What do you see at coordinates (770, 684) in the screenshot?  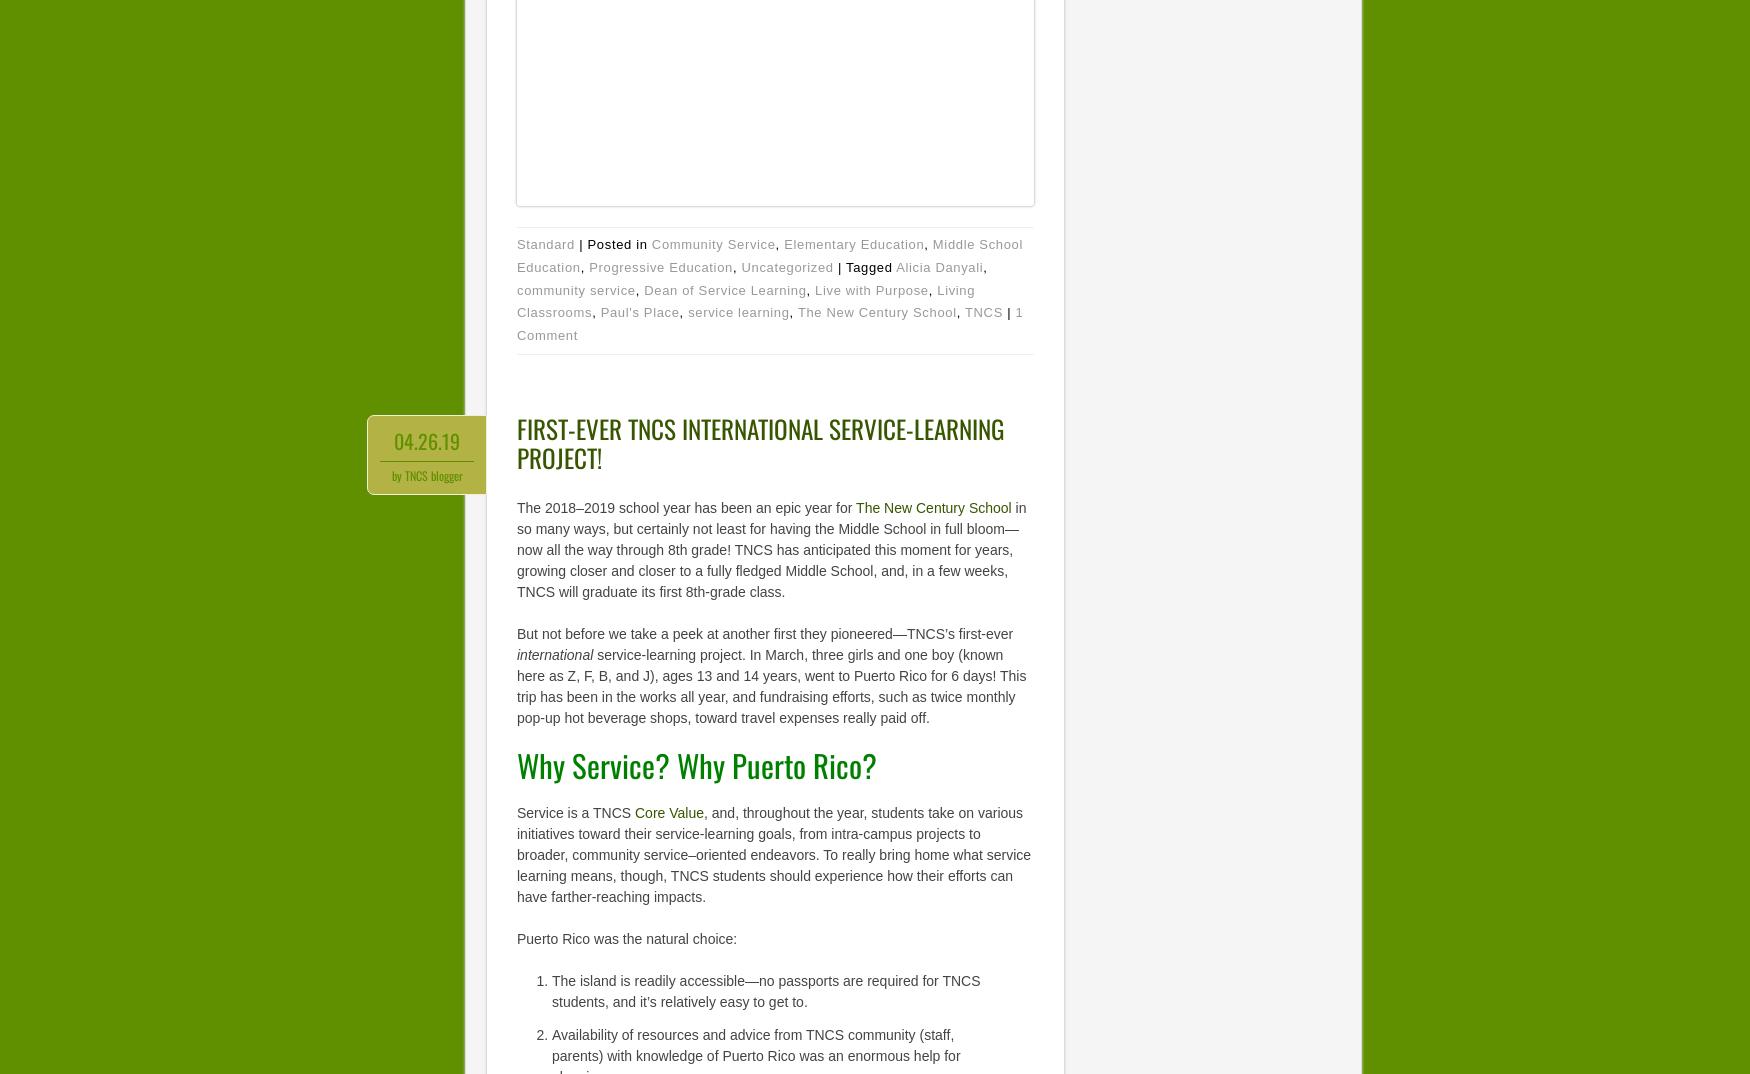 I see `'service-learning project. In March, three girls and one boy (known here as Z, F, B, and J), ages 13 and 14 years, went to Puerto Rico for 6 days! This trip has been in the works all year, and fundraising efforts, such as twice monthly pop-up hot beverage shops, toward travel expenses really paid off.'` at bounding box center [770, 684].